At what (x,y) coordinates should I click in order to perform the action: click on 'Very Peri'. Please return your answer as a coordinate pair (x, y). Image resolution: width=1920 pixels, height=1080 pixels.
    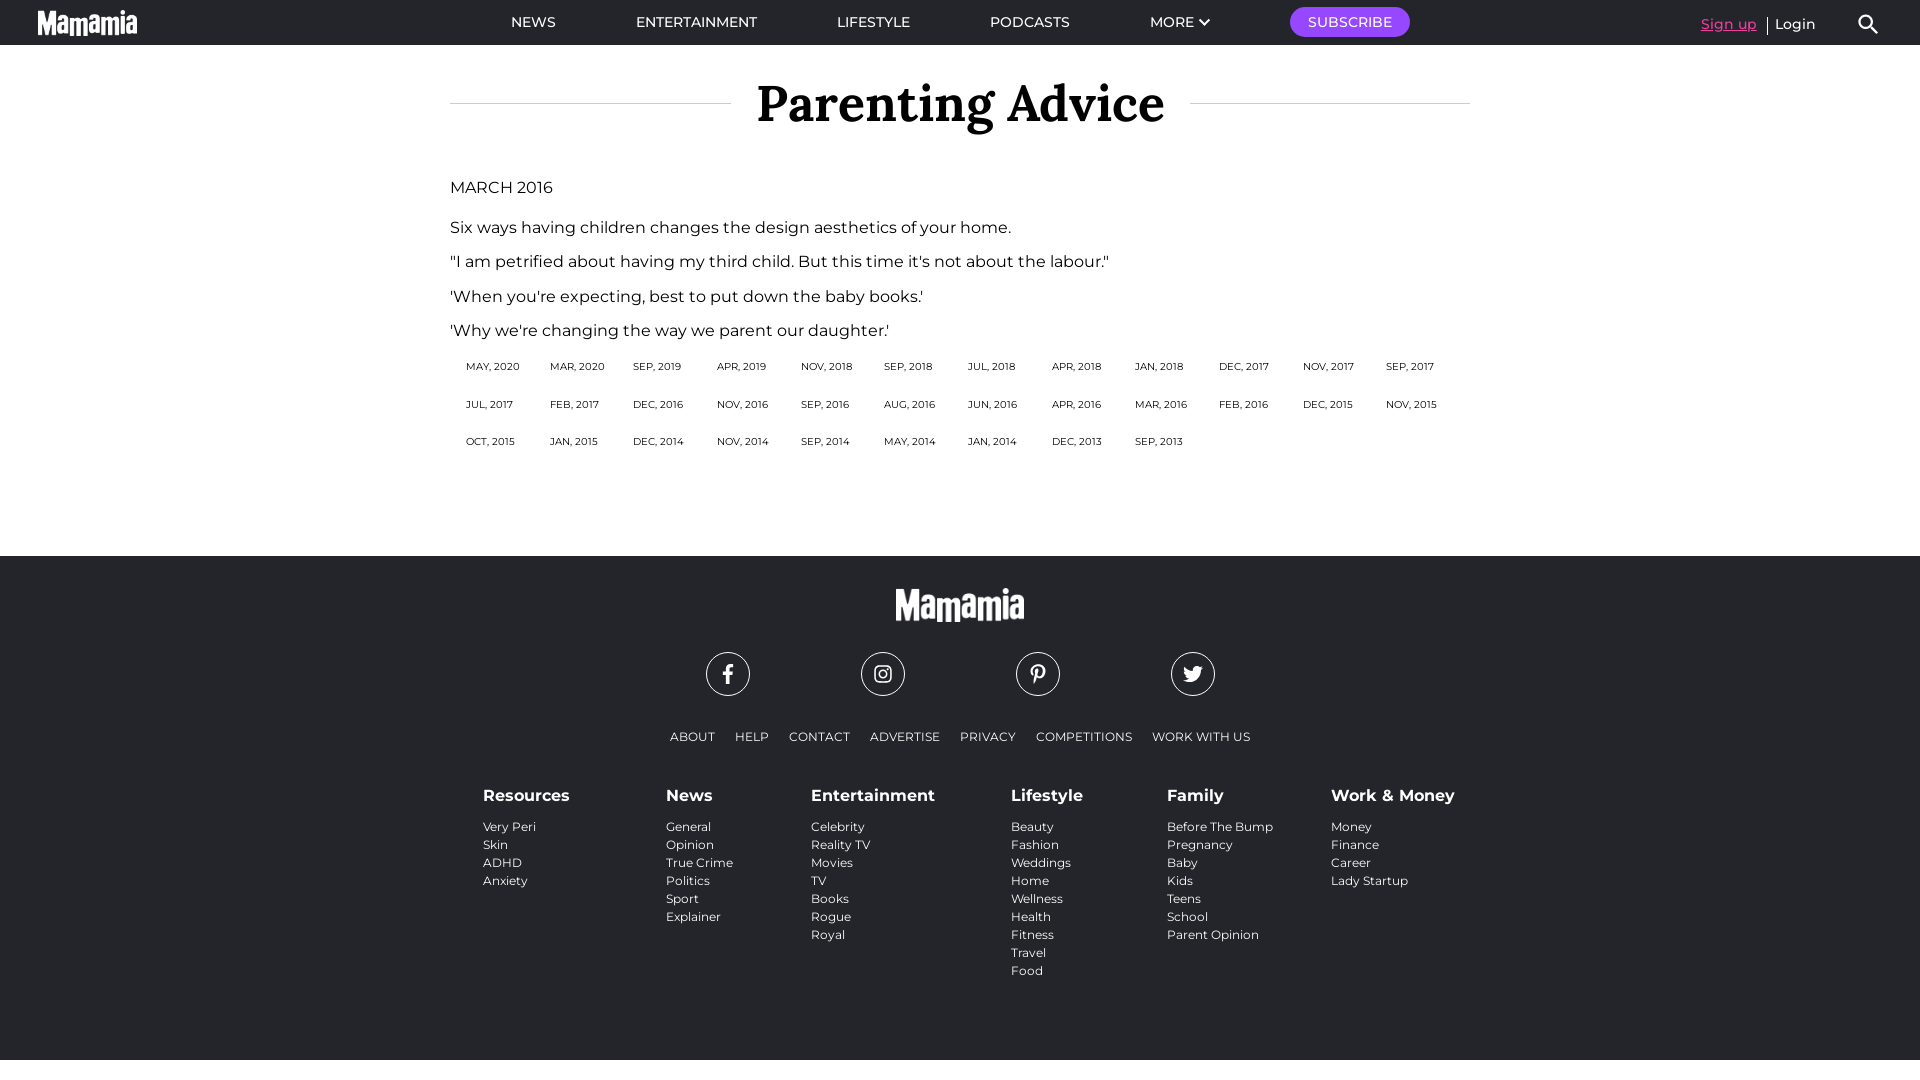
    Looking at the image, I should click on (483, 826).